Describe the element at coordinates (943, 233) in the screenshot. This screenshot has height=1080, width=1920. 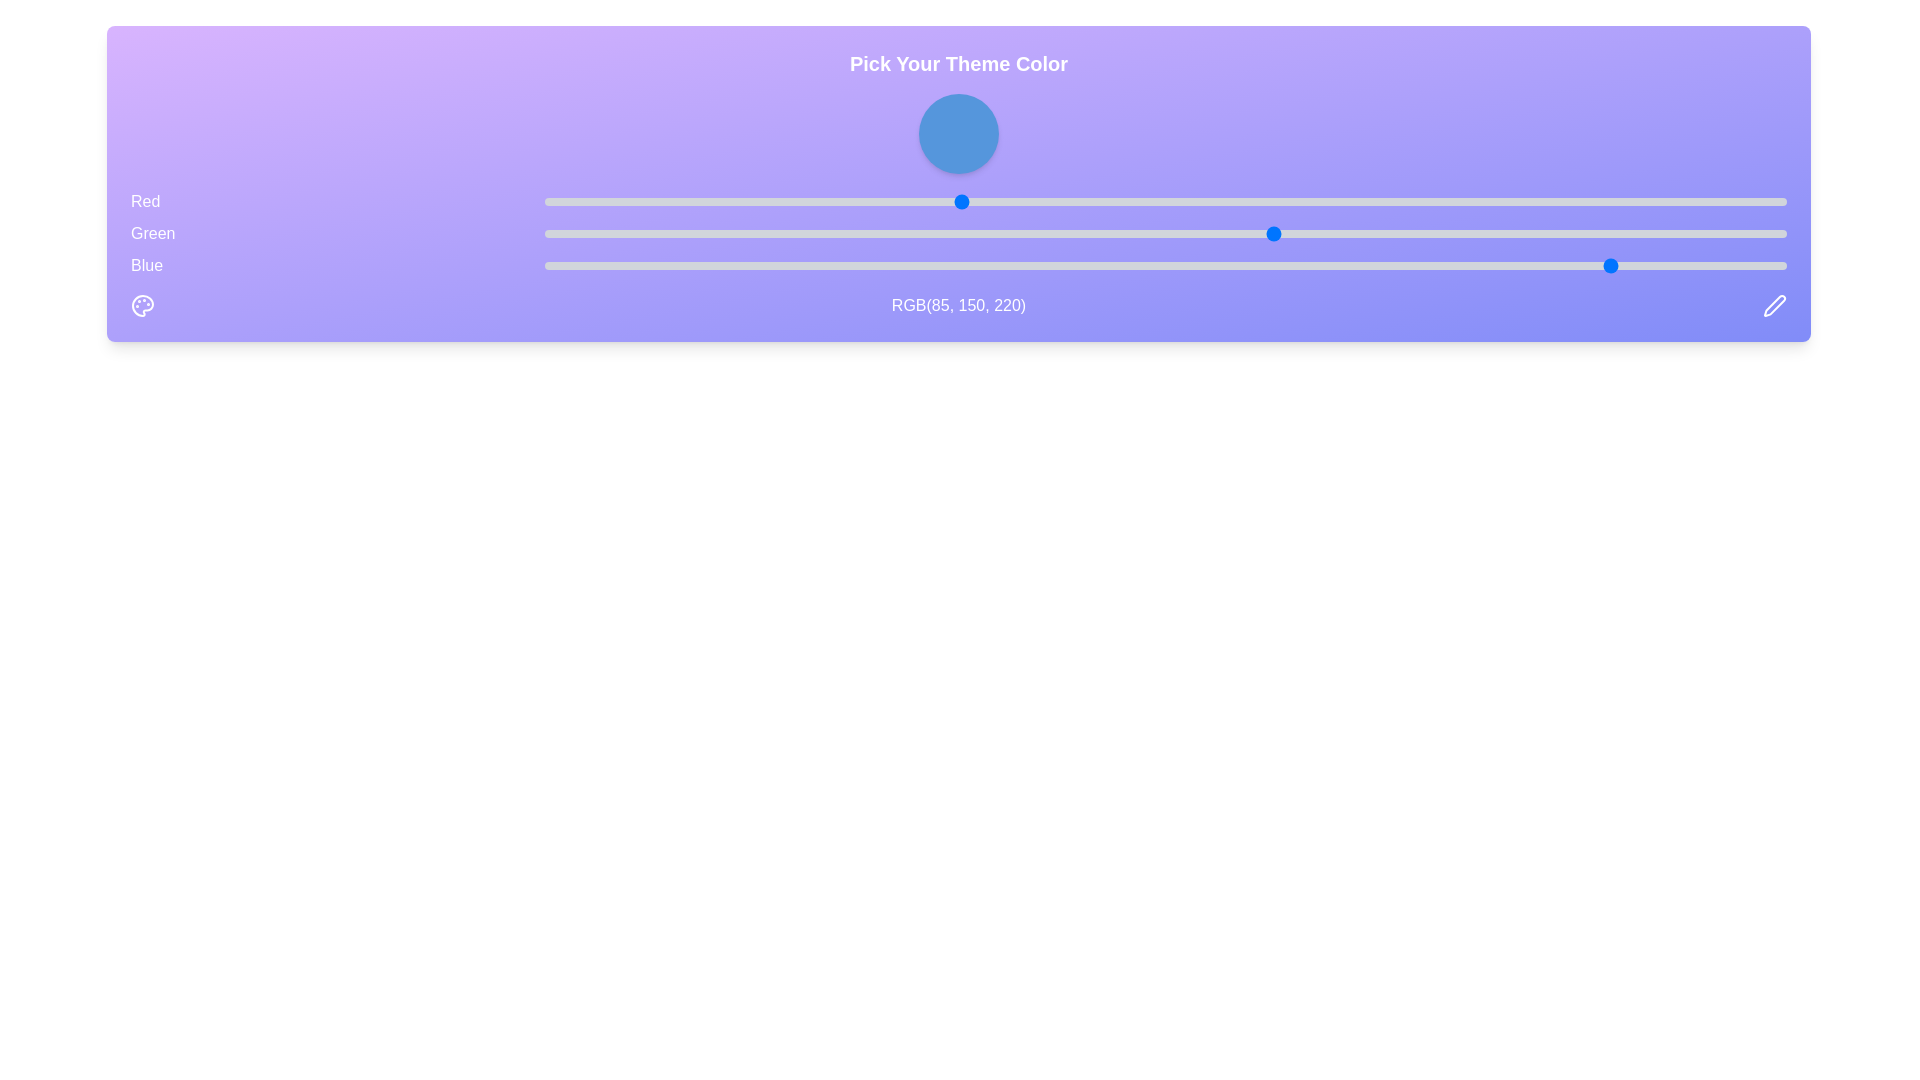
I see `the green color intensity` at that location.